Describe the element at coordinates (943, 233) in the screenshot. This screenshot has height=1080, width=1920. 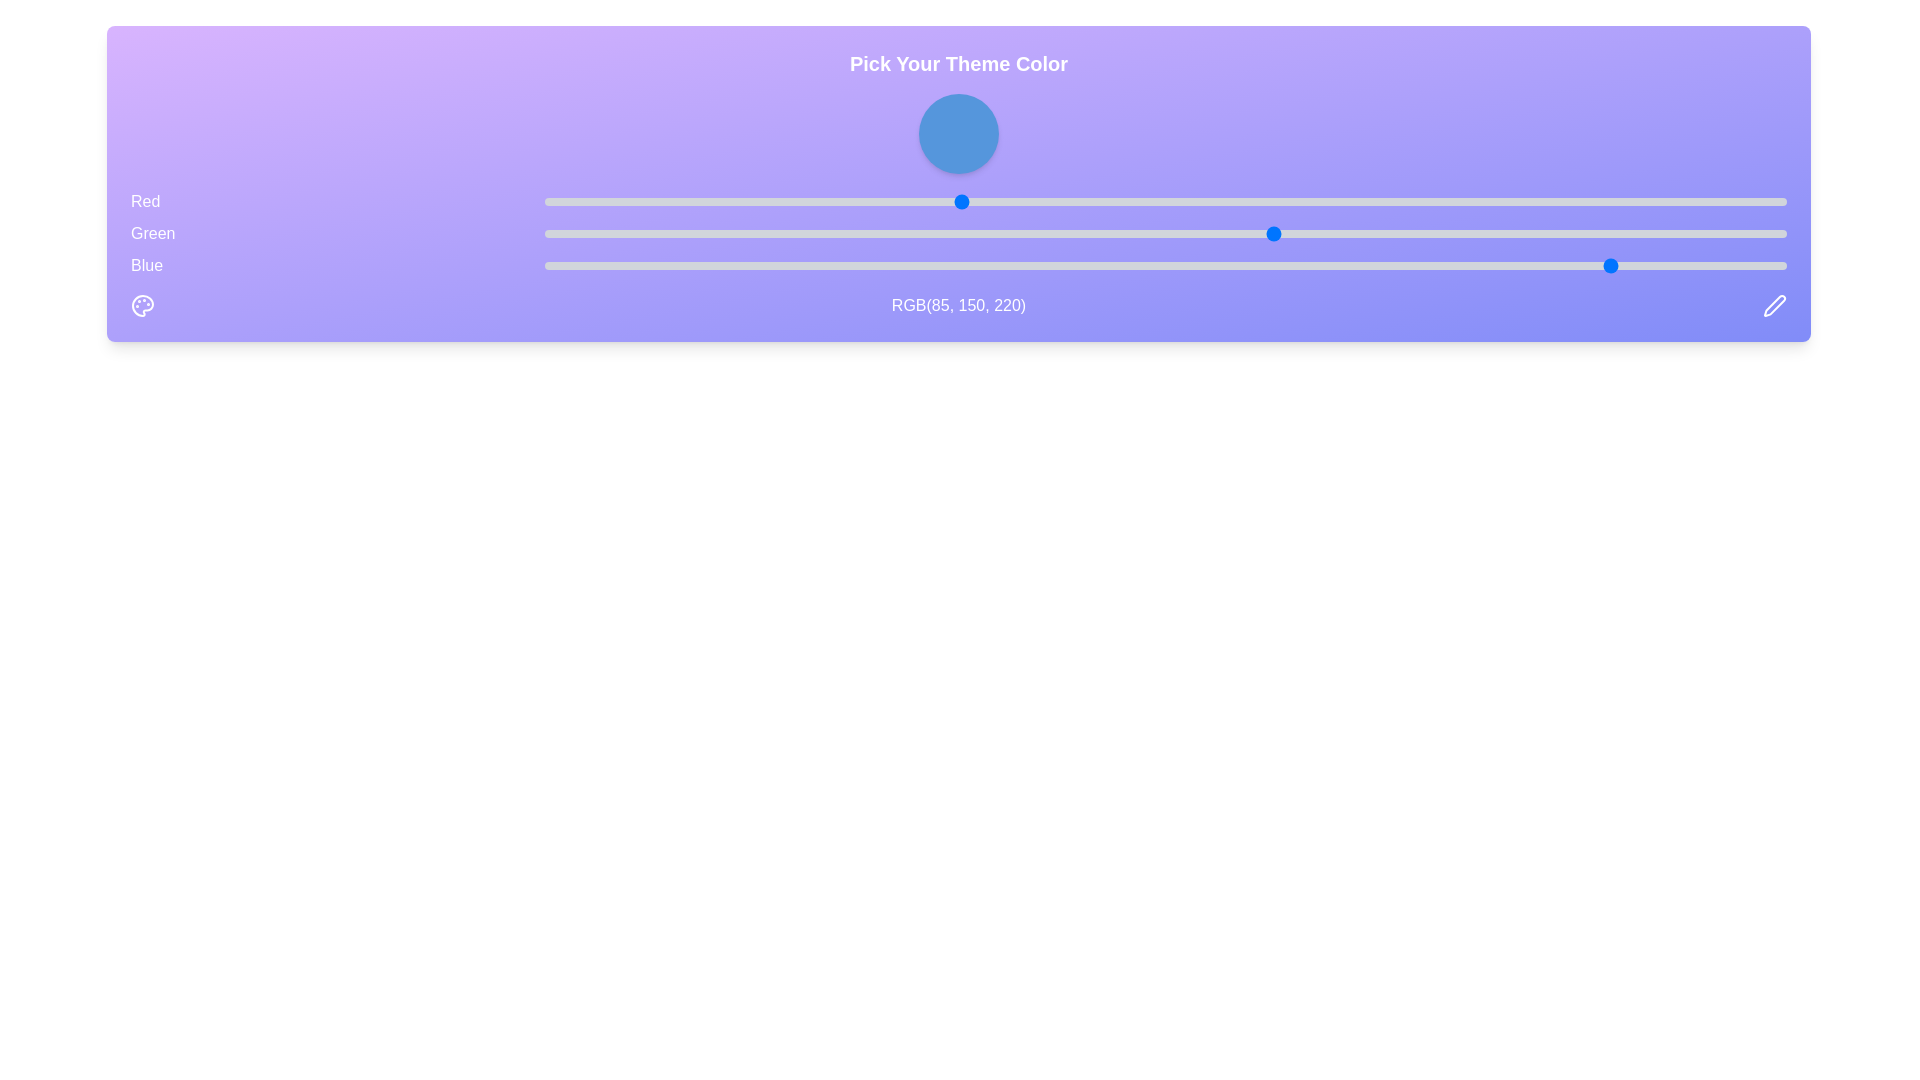
I see `the green color intensity` at that location.